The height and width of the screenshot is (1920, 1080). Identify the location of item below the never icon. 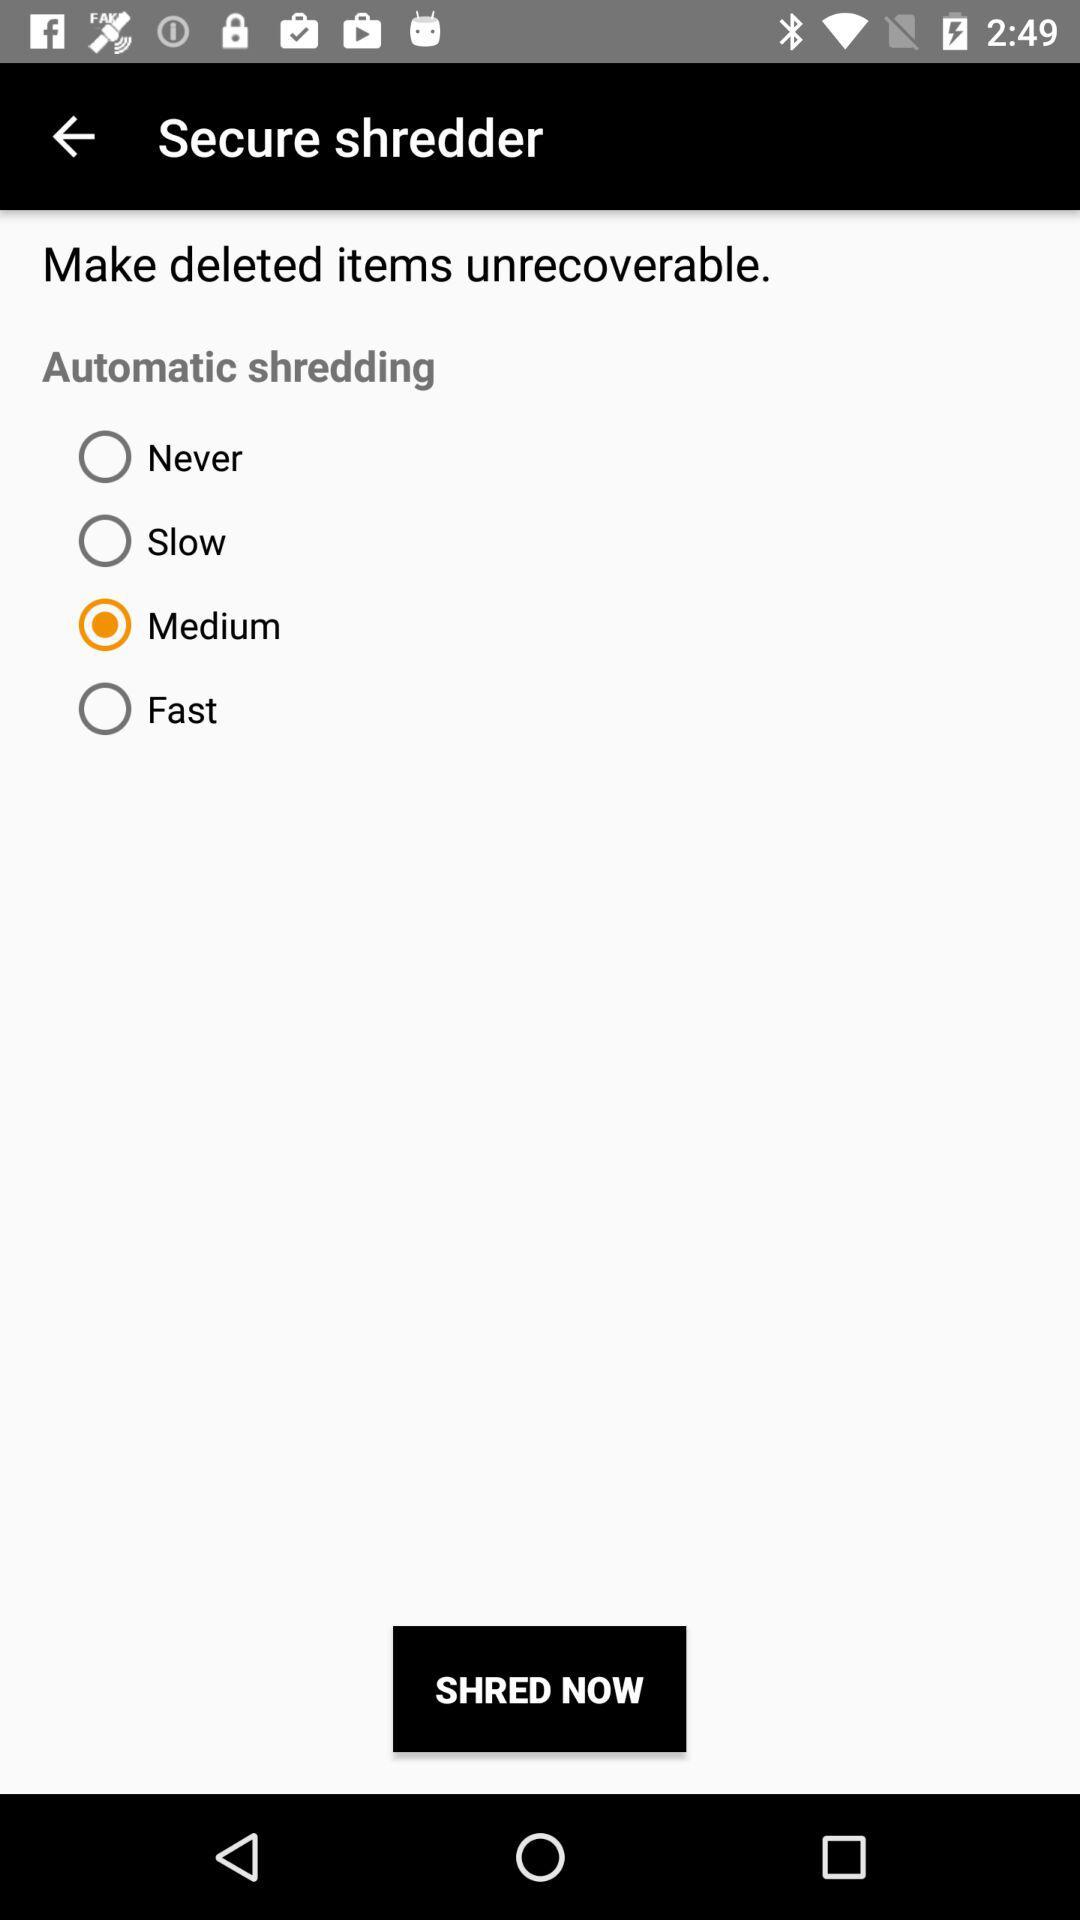
(143, 540).